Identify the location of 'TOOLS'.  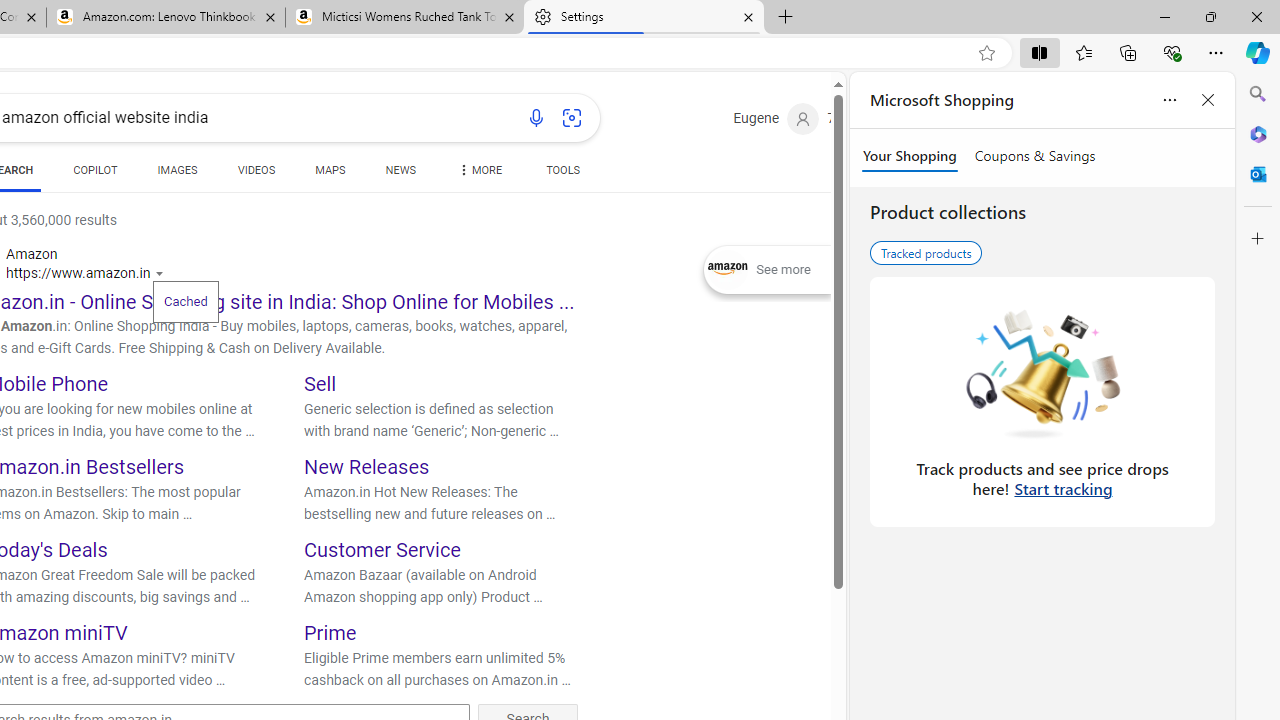
(562, 172).